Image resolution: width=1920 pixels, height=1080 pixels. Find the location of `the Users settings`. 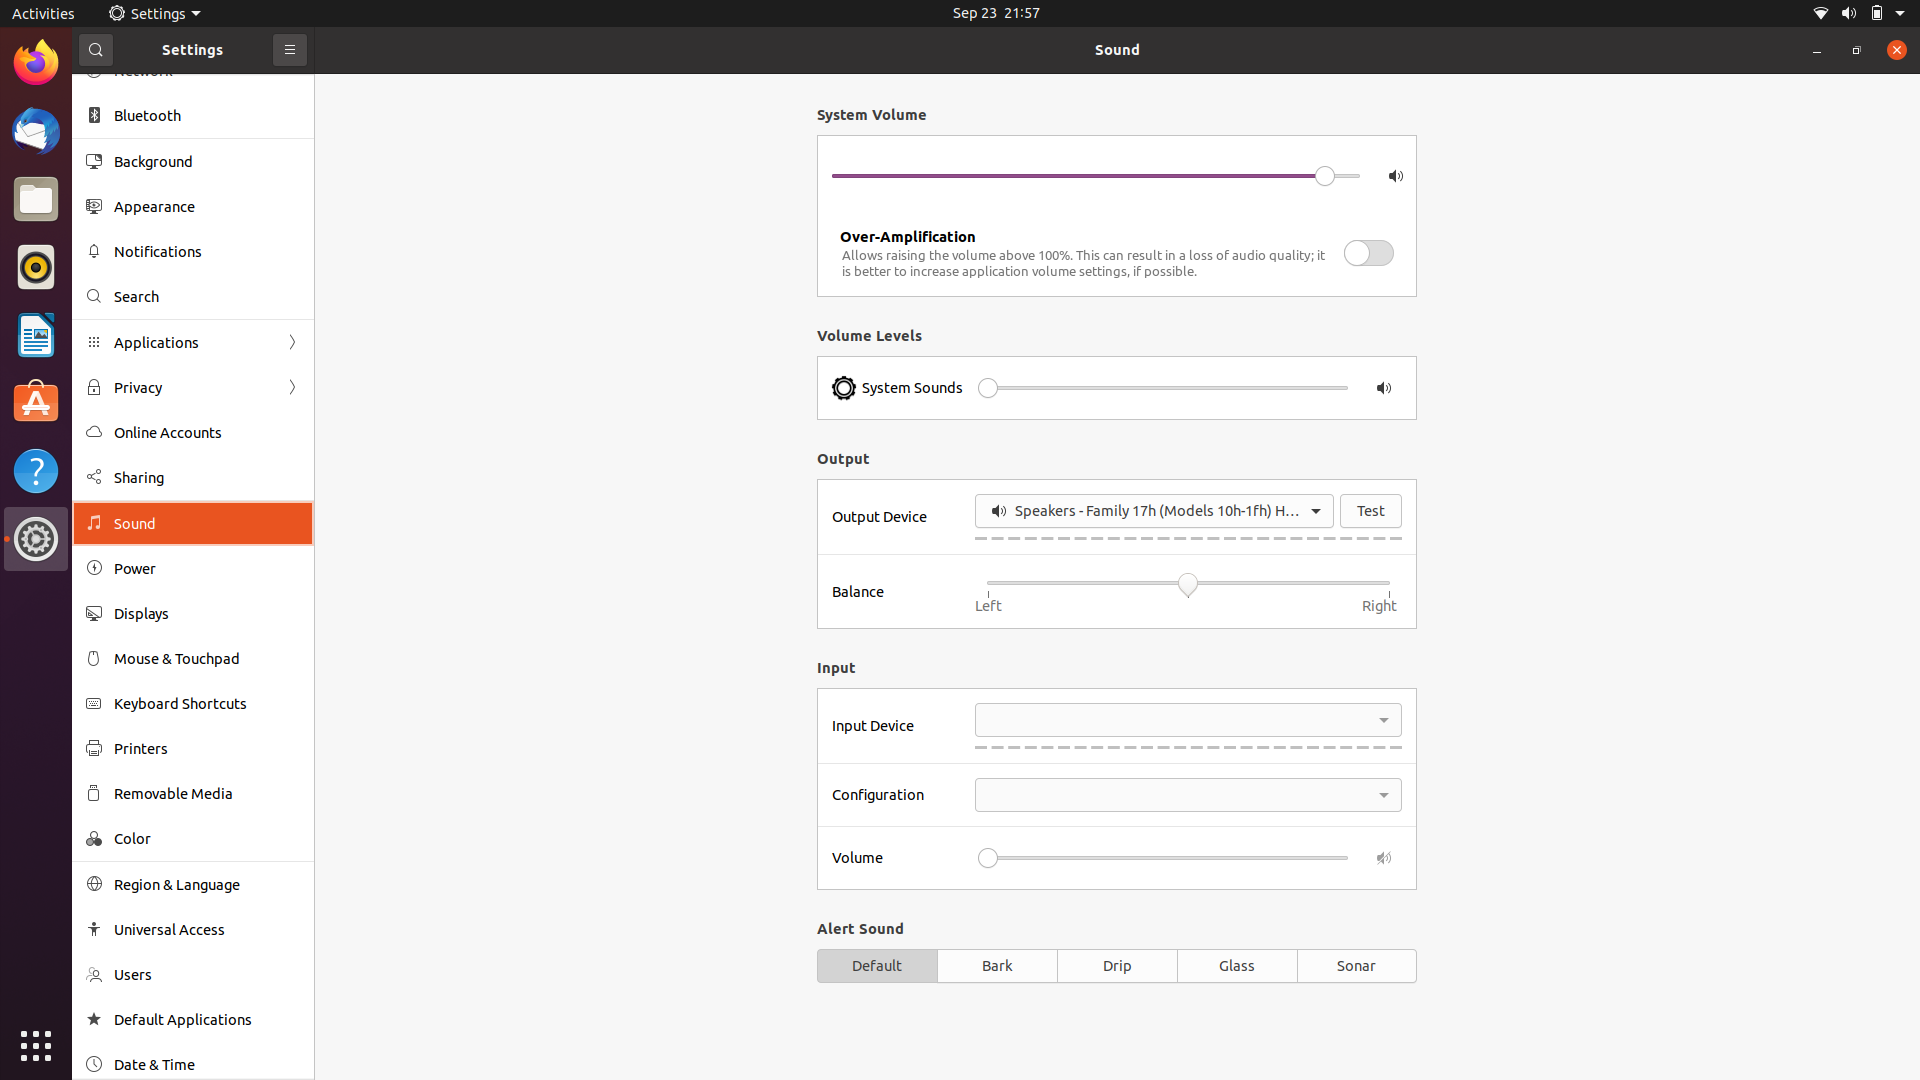

the Users settings is located at coordinates (193, 976).